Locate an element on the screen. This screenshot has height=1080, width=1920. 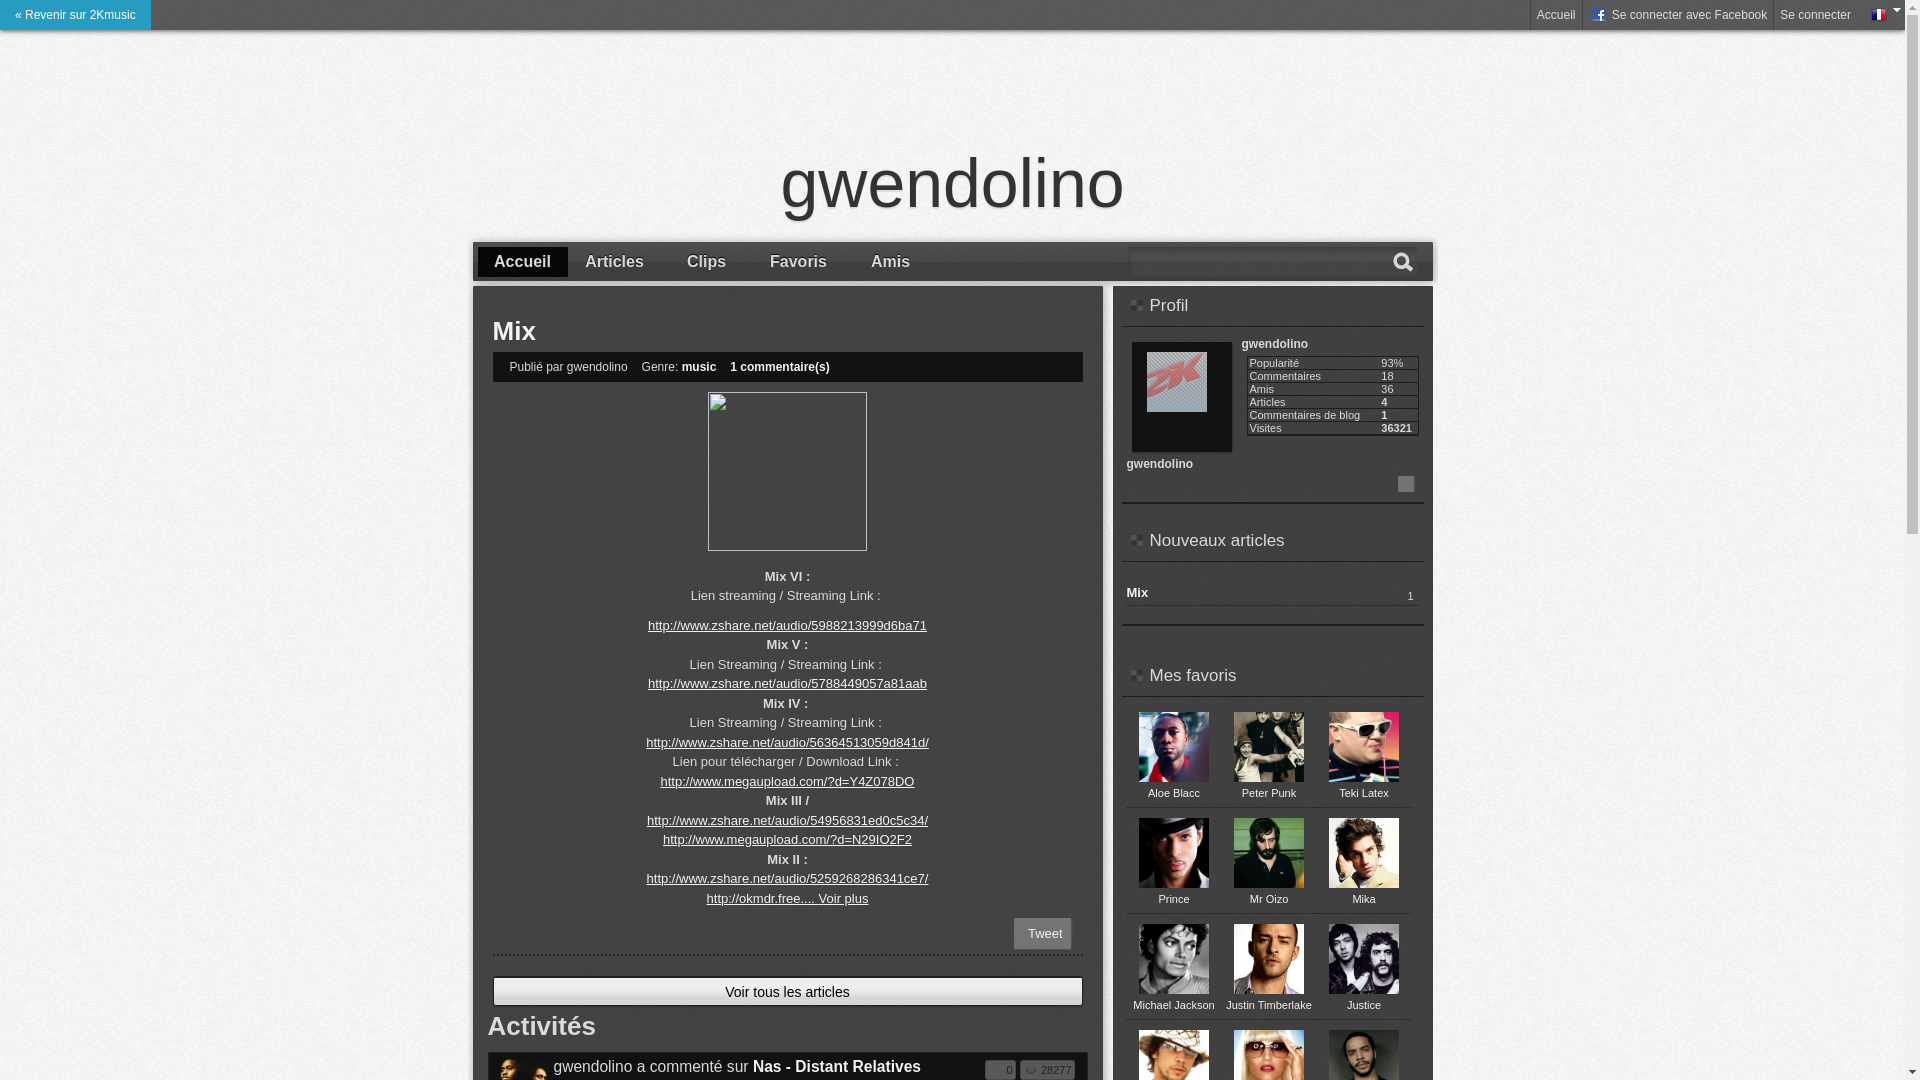
' Se connecter avec Facebook' is located at coordinates (1678, 15).